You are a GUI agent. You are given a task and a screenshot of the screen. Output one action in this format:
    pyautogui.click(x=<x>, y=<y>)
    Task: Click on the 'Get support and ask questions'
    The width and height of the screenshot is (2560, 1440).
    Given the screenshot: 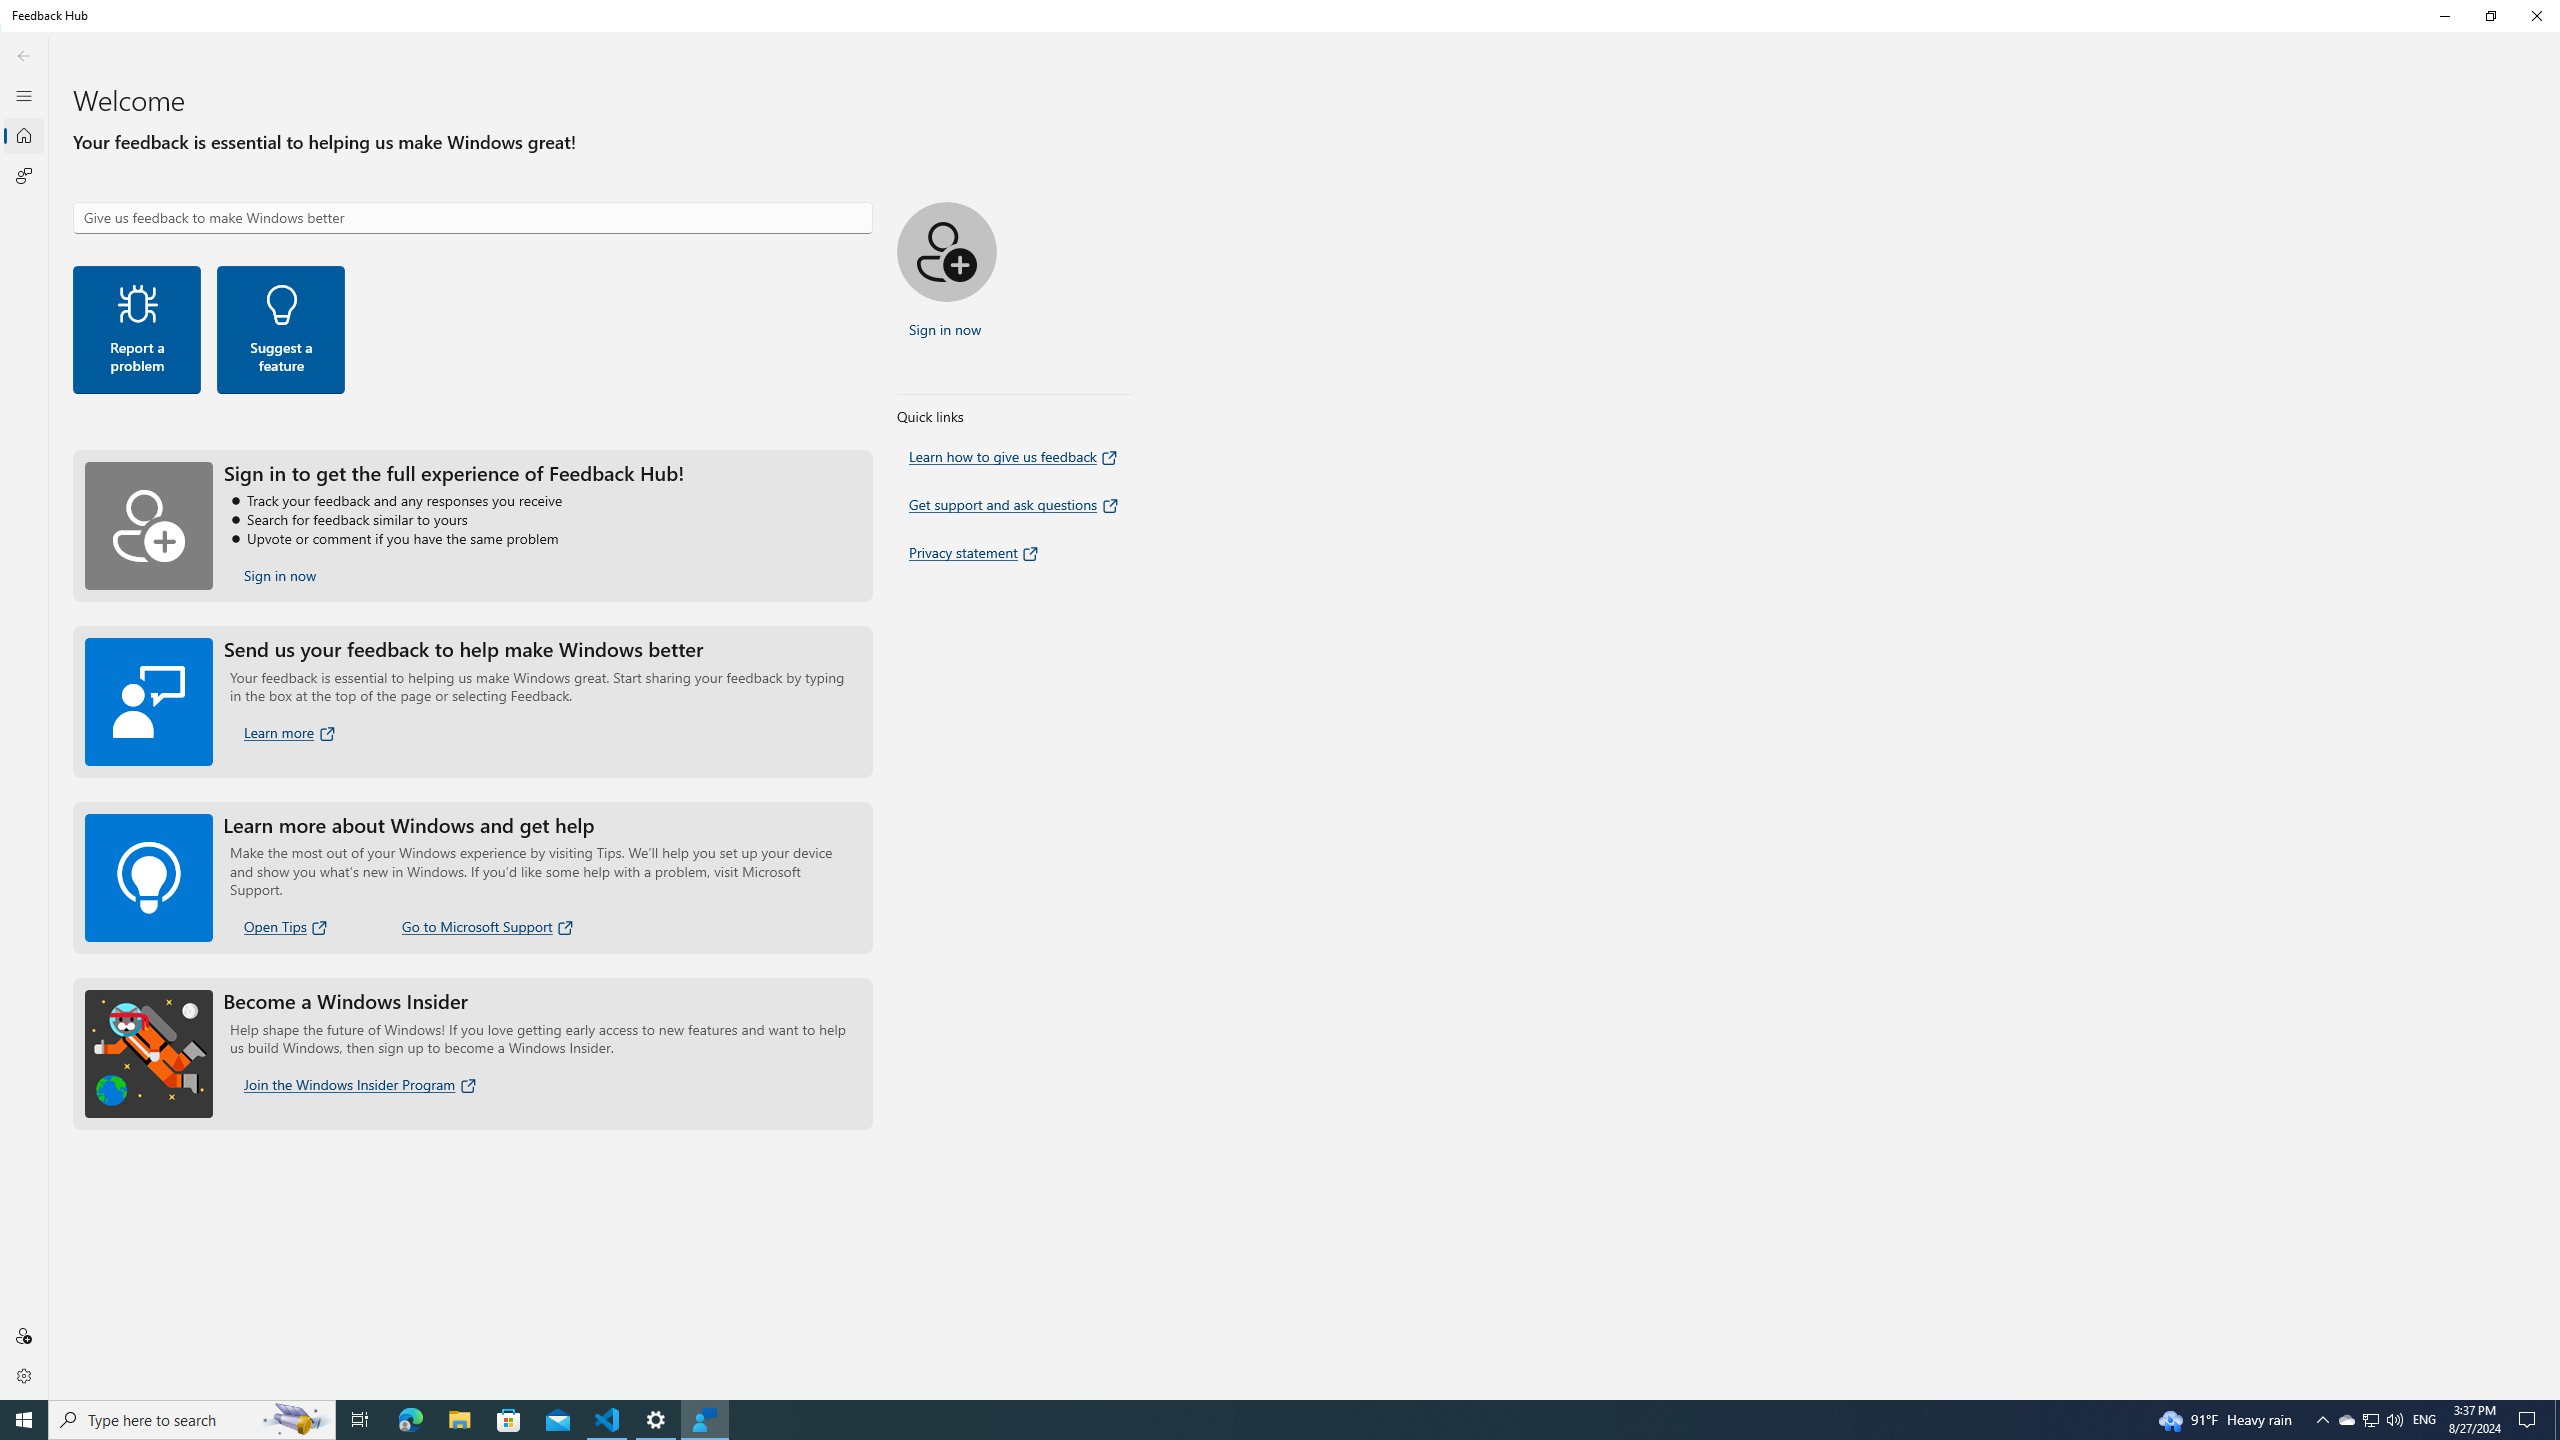 What is the action you would take?
    pyautogui.click(x=1015, y=505)
    